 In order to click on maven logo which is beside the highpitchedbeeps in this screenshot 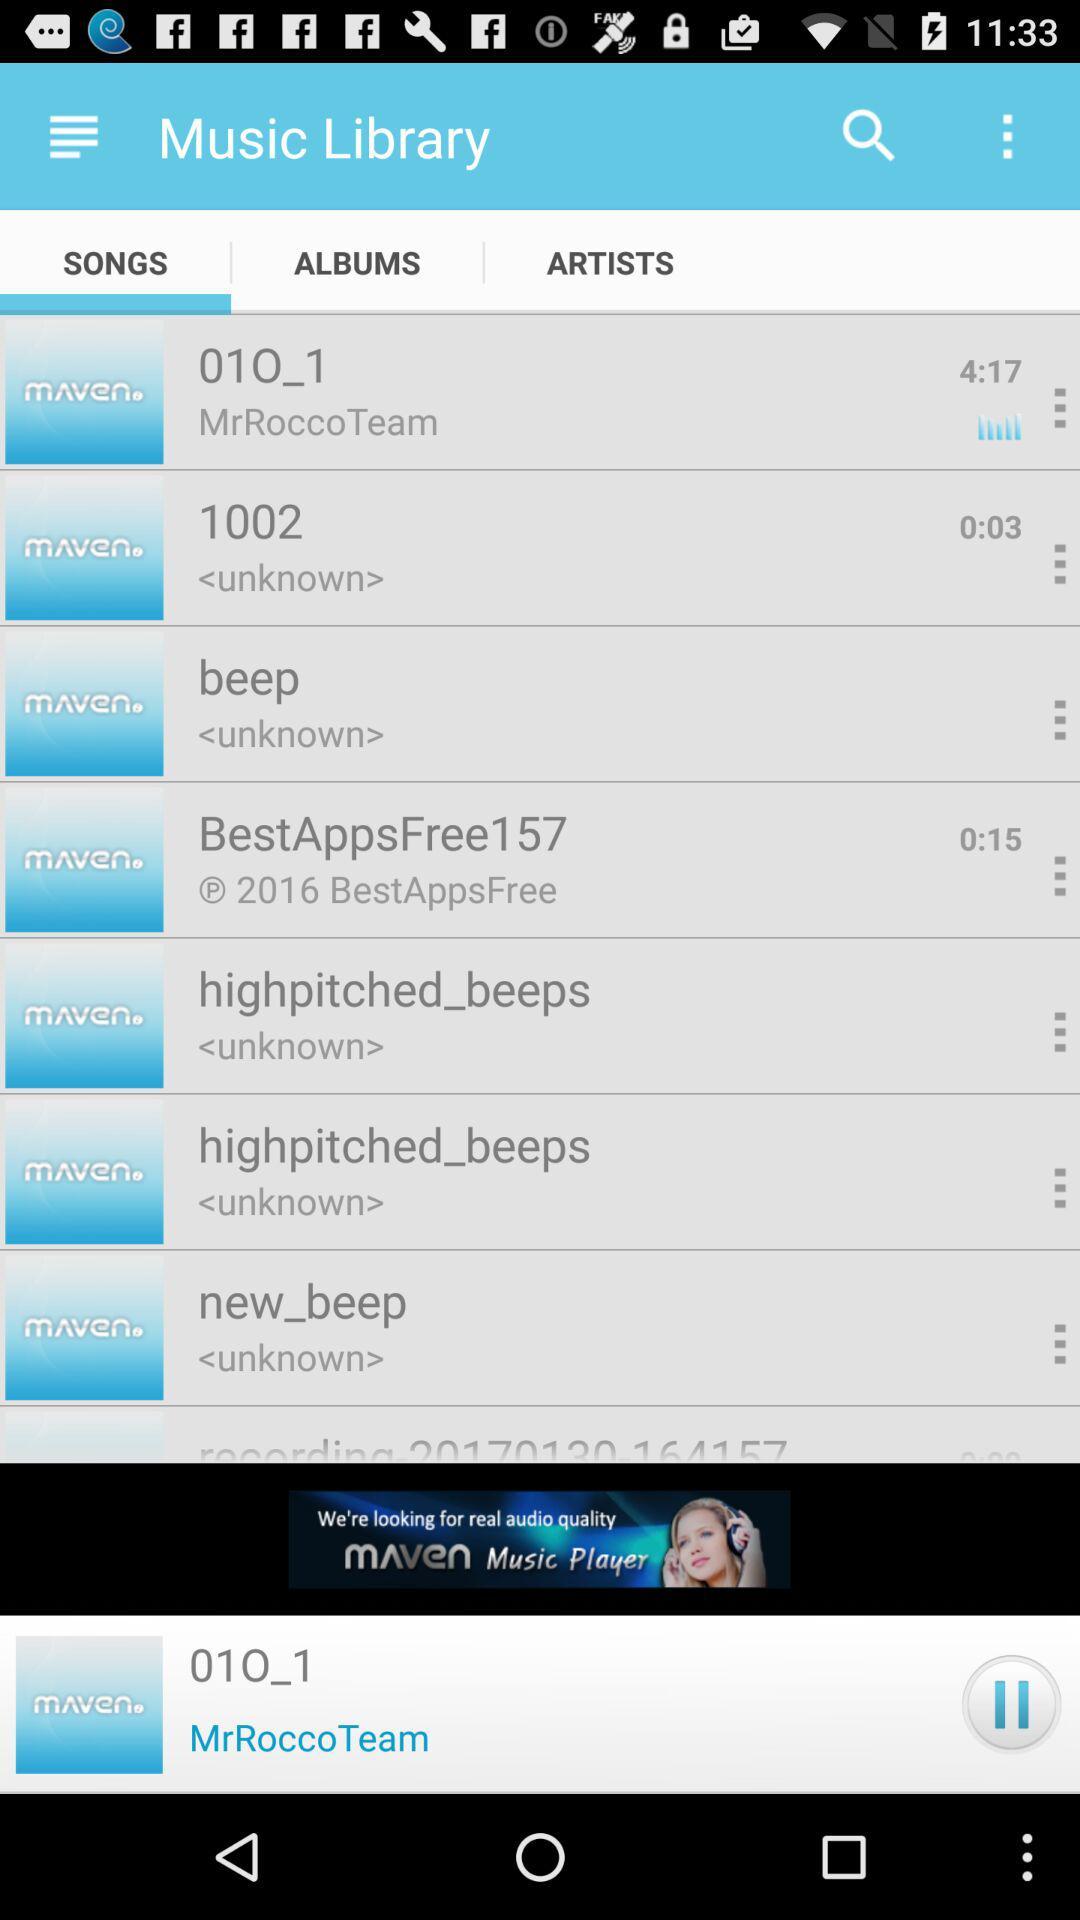, I will do `click(83, 1016)`.